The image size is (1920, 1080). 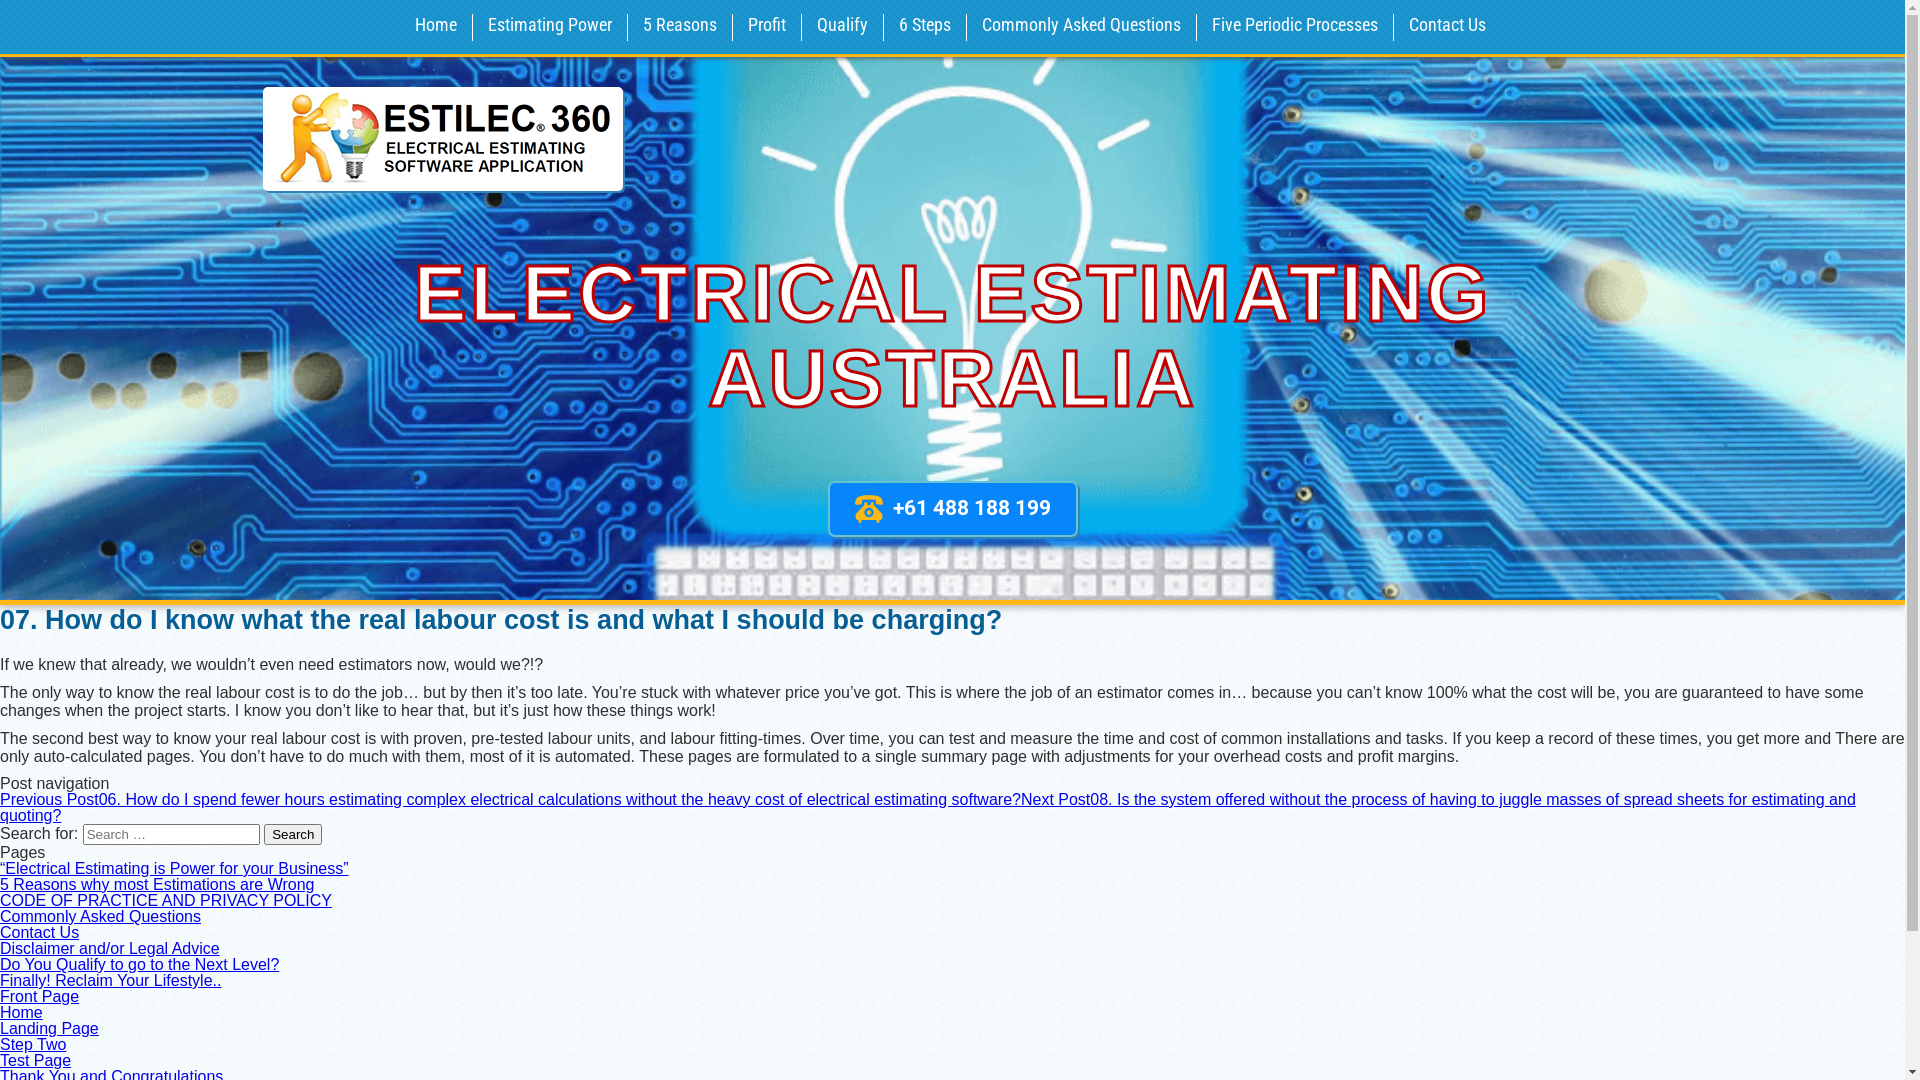 What do you see at coordinates (1447, 27) in the screenshot?
I see `'Contact Us'` at bounding box center [1447, 27].